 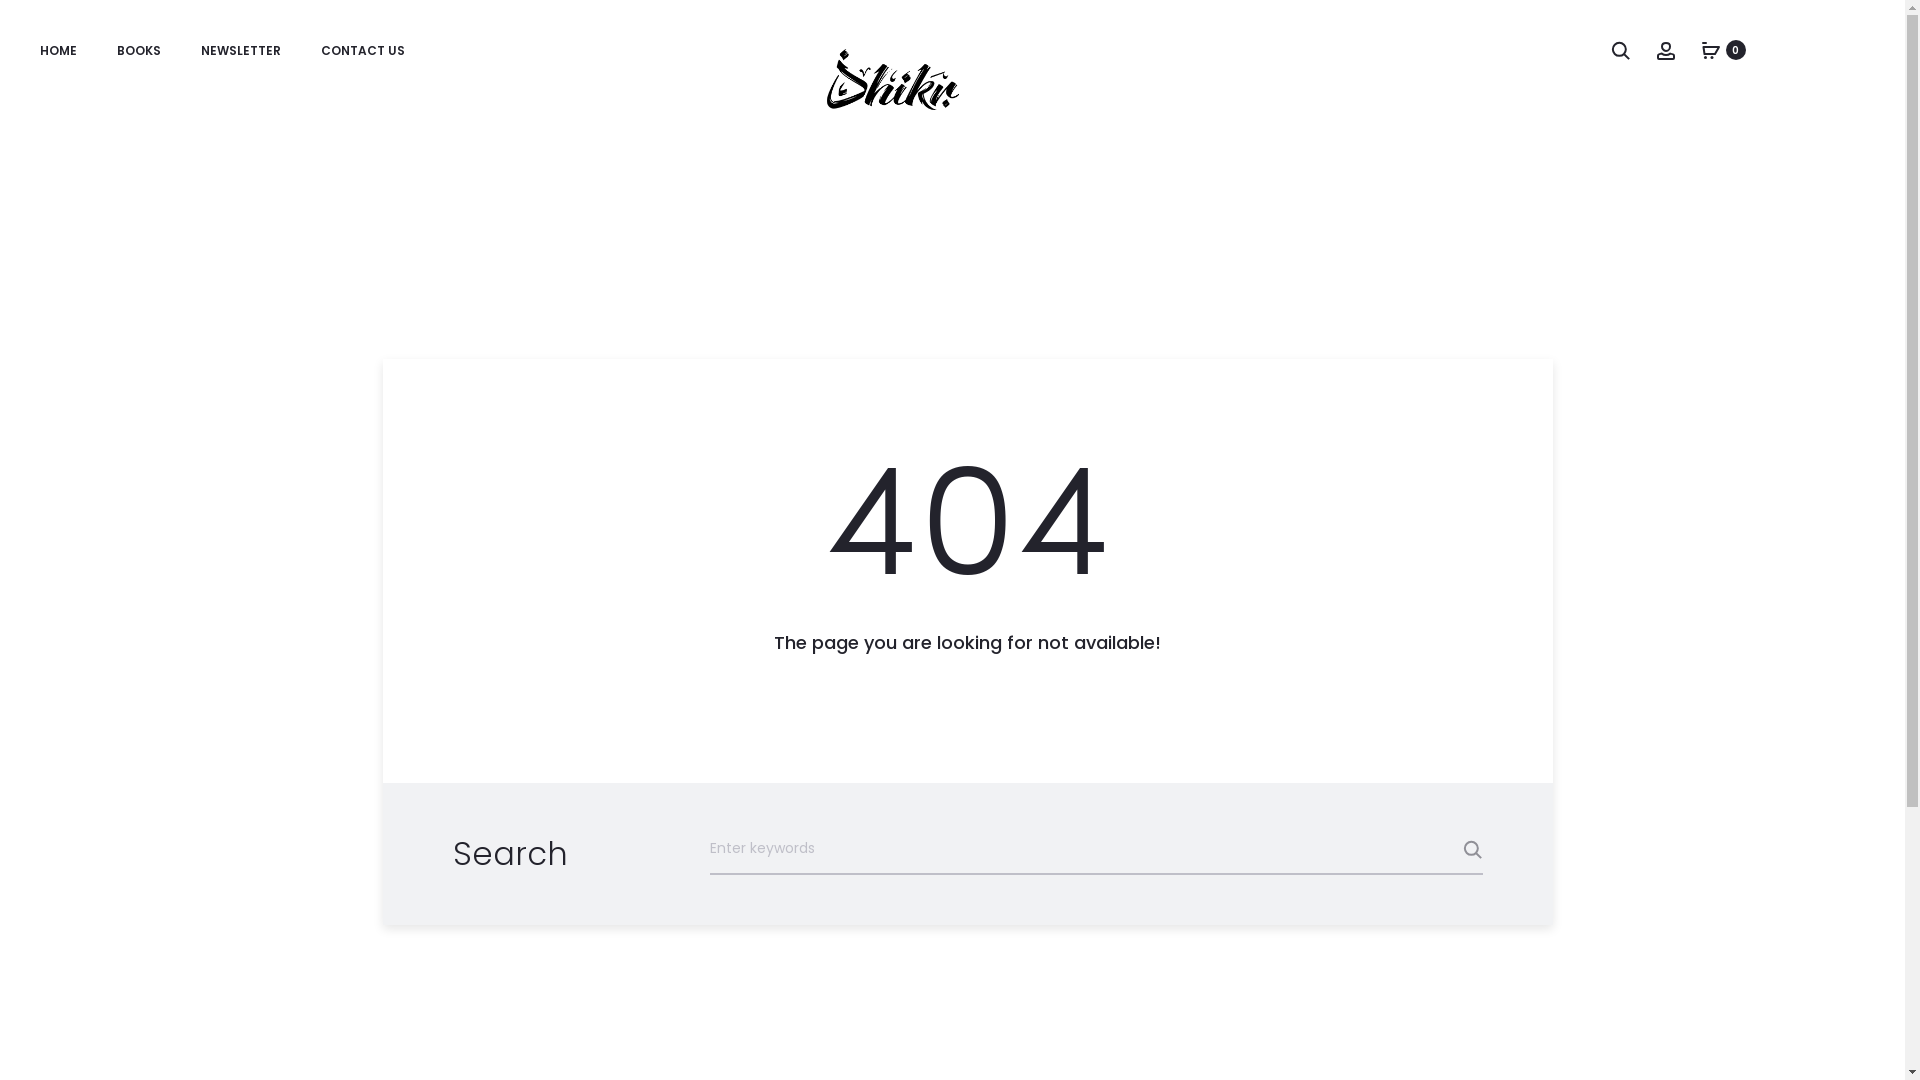 I want to click on 'HOME', so click(x=58, y=49).